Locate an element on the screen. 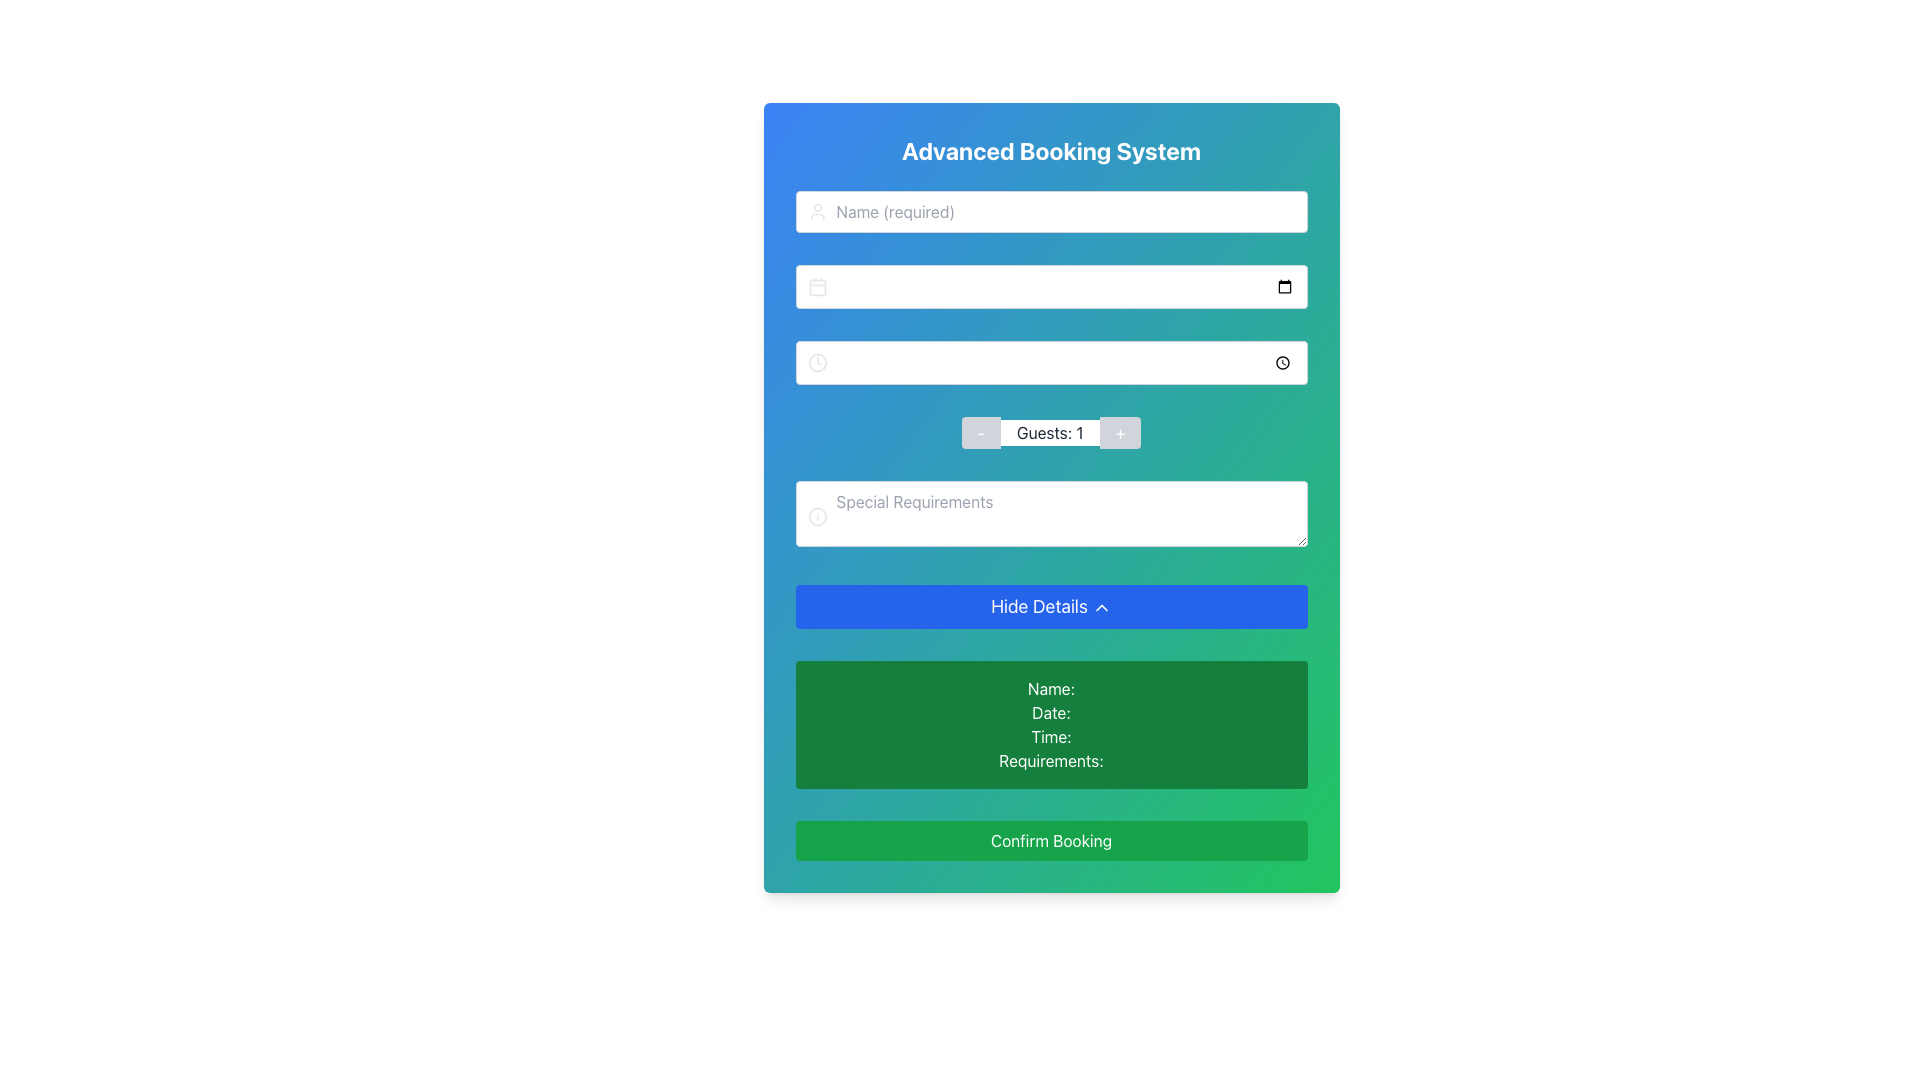  the text label that displays 'Date:' styled in white sans-serif font against a dark green background, located near the bottom of the interface between the 'Hide Details' button and the 'Confirm Booking' button is located at coordinates (1050, 712).